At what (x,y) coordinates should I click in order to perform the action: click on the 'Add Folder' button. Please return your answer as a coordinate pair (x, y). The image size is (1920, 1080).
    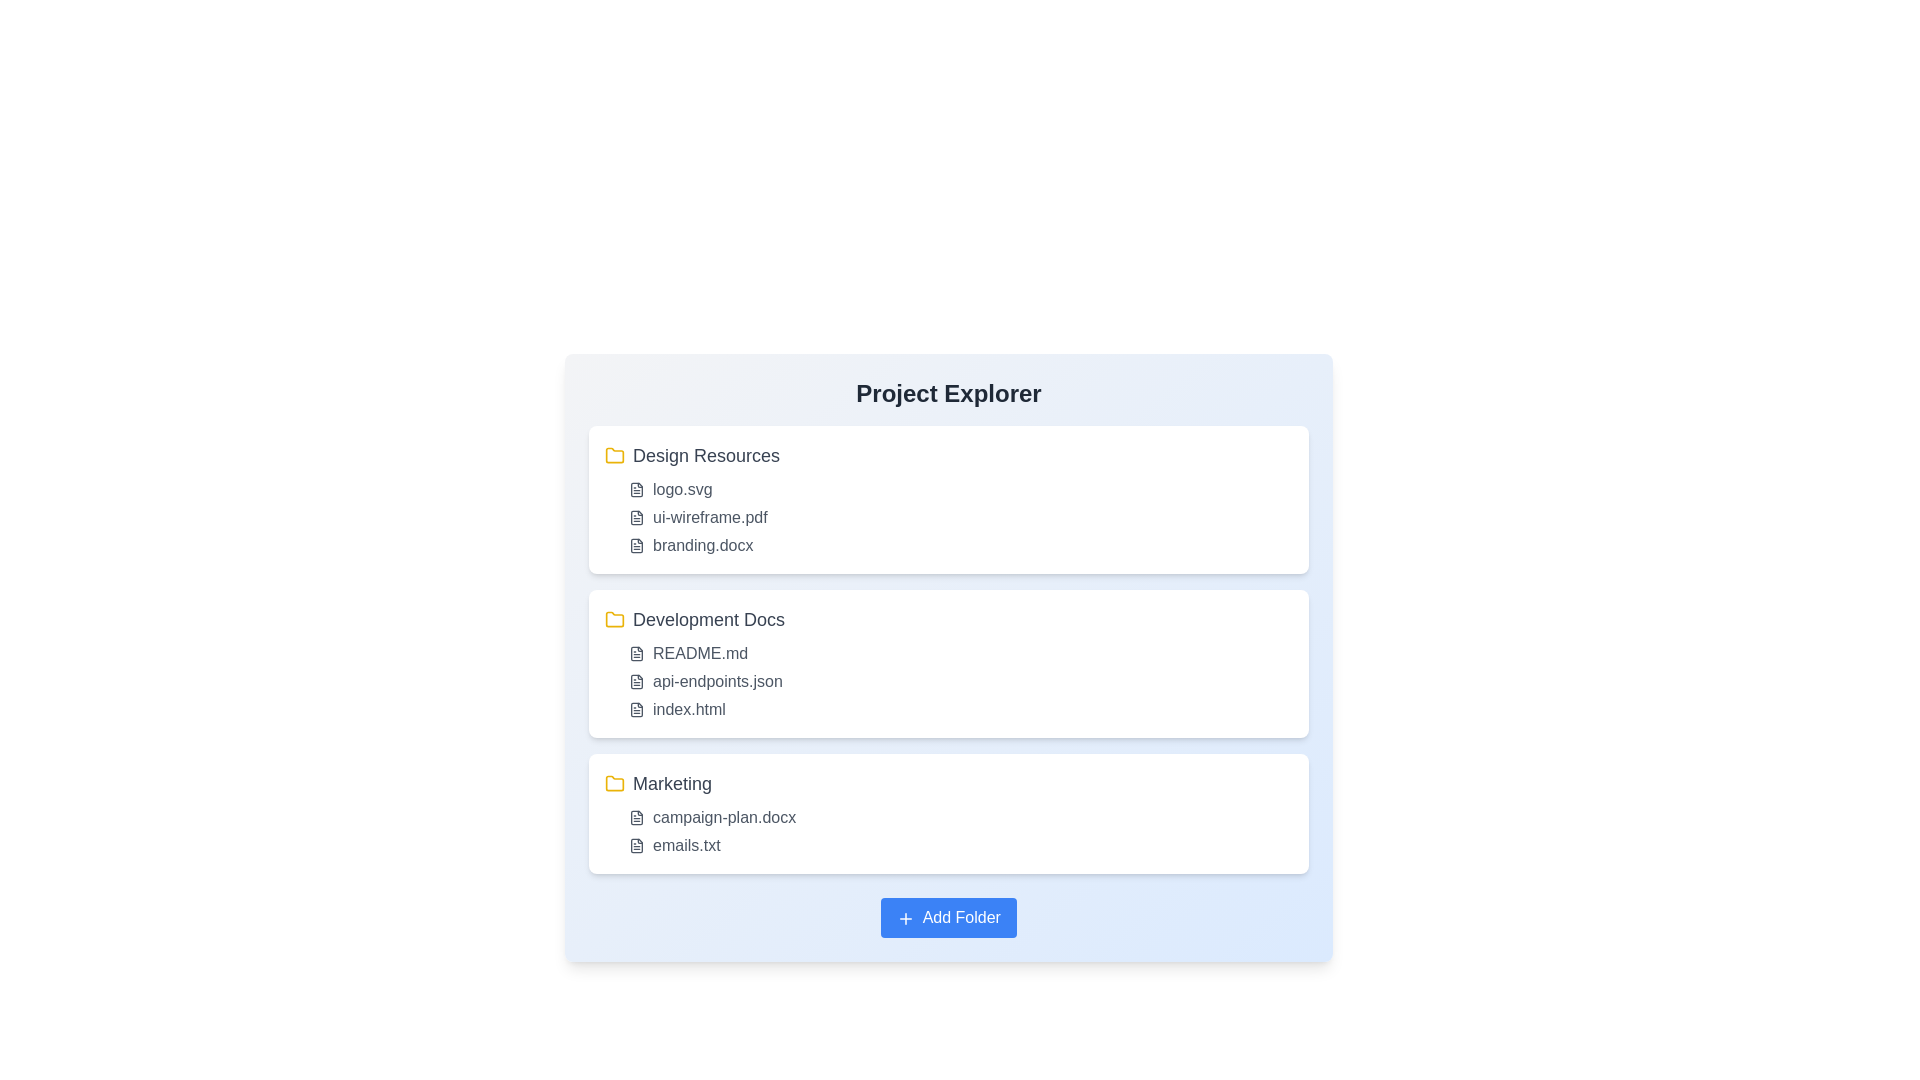
    Looking at the image, I should click on (948, 918).